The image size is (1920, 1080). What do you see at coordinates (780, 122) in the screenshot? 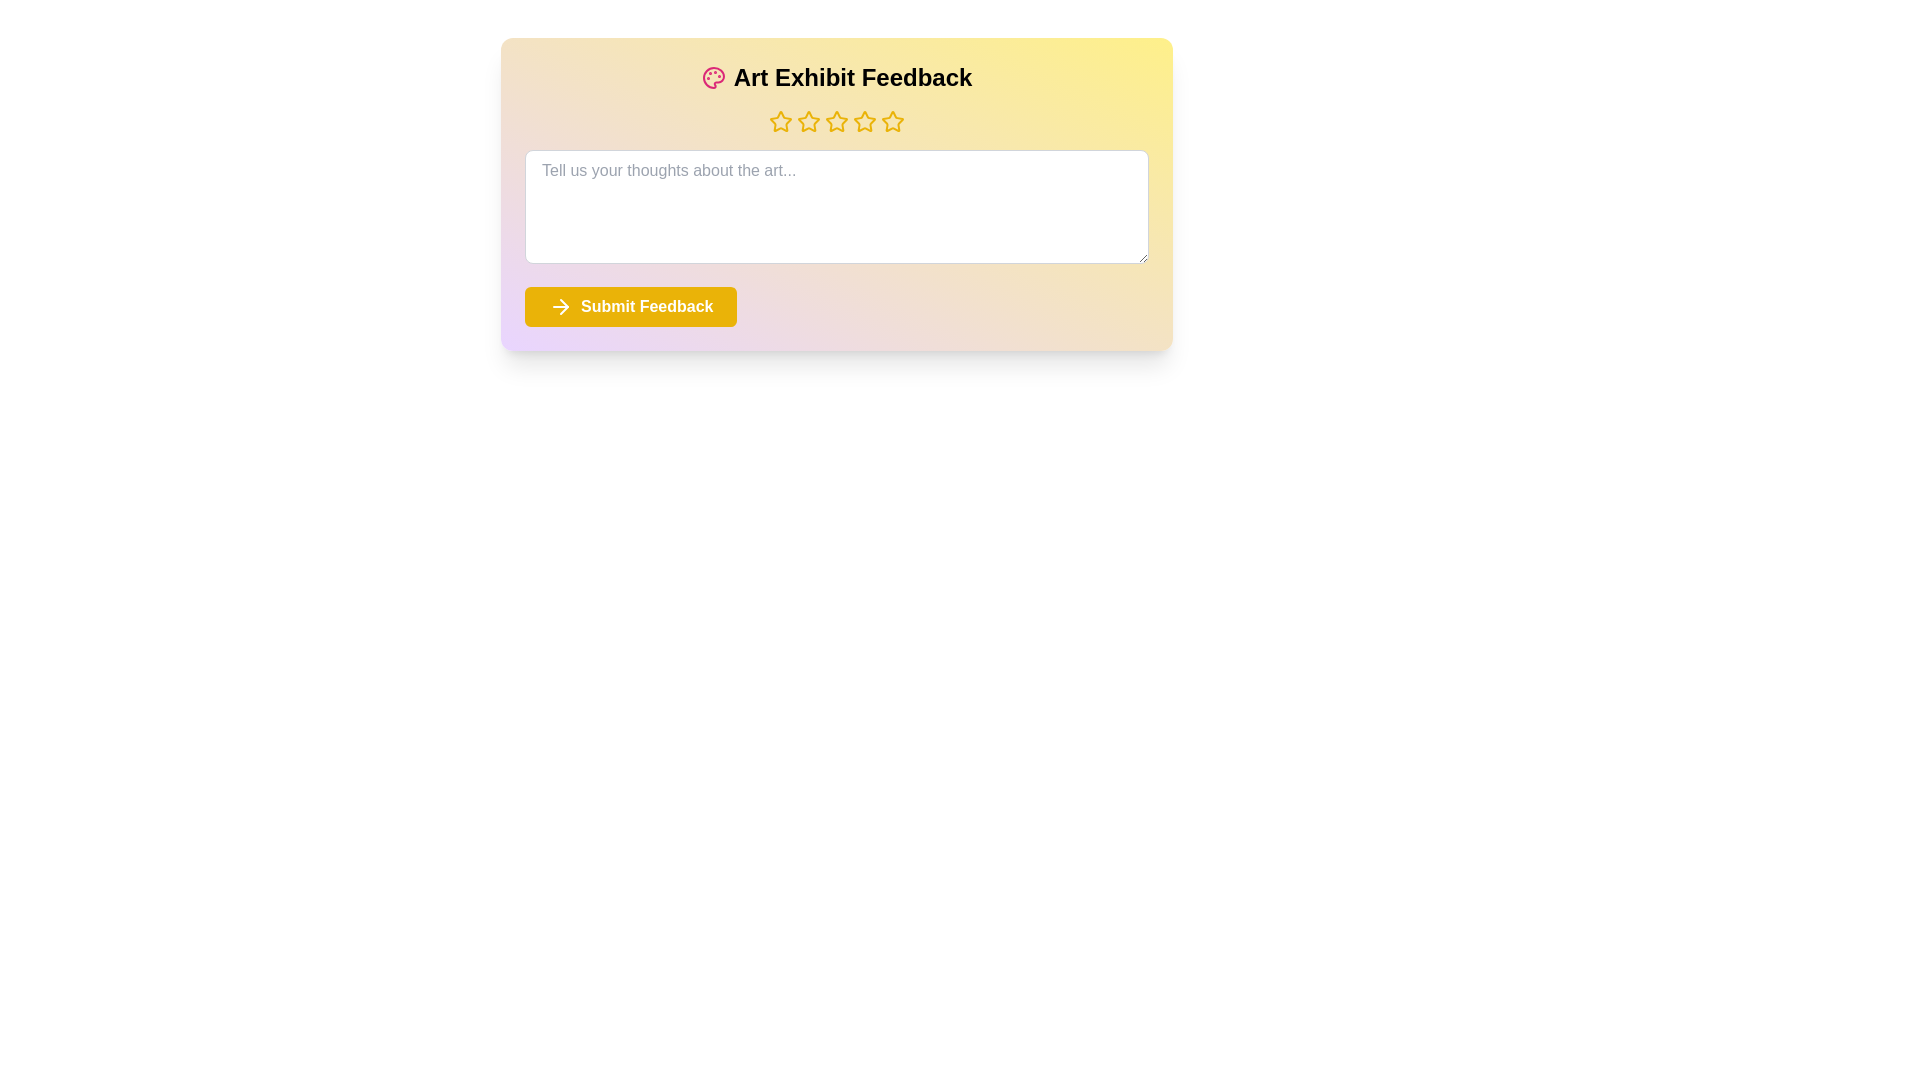
I see `the star rating to 1 stars by clicking on the corresponding star` at bounding box center [780, 122].